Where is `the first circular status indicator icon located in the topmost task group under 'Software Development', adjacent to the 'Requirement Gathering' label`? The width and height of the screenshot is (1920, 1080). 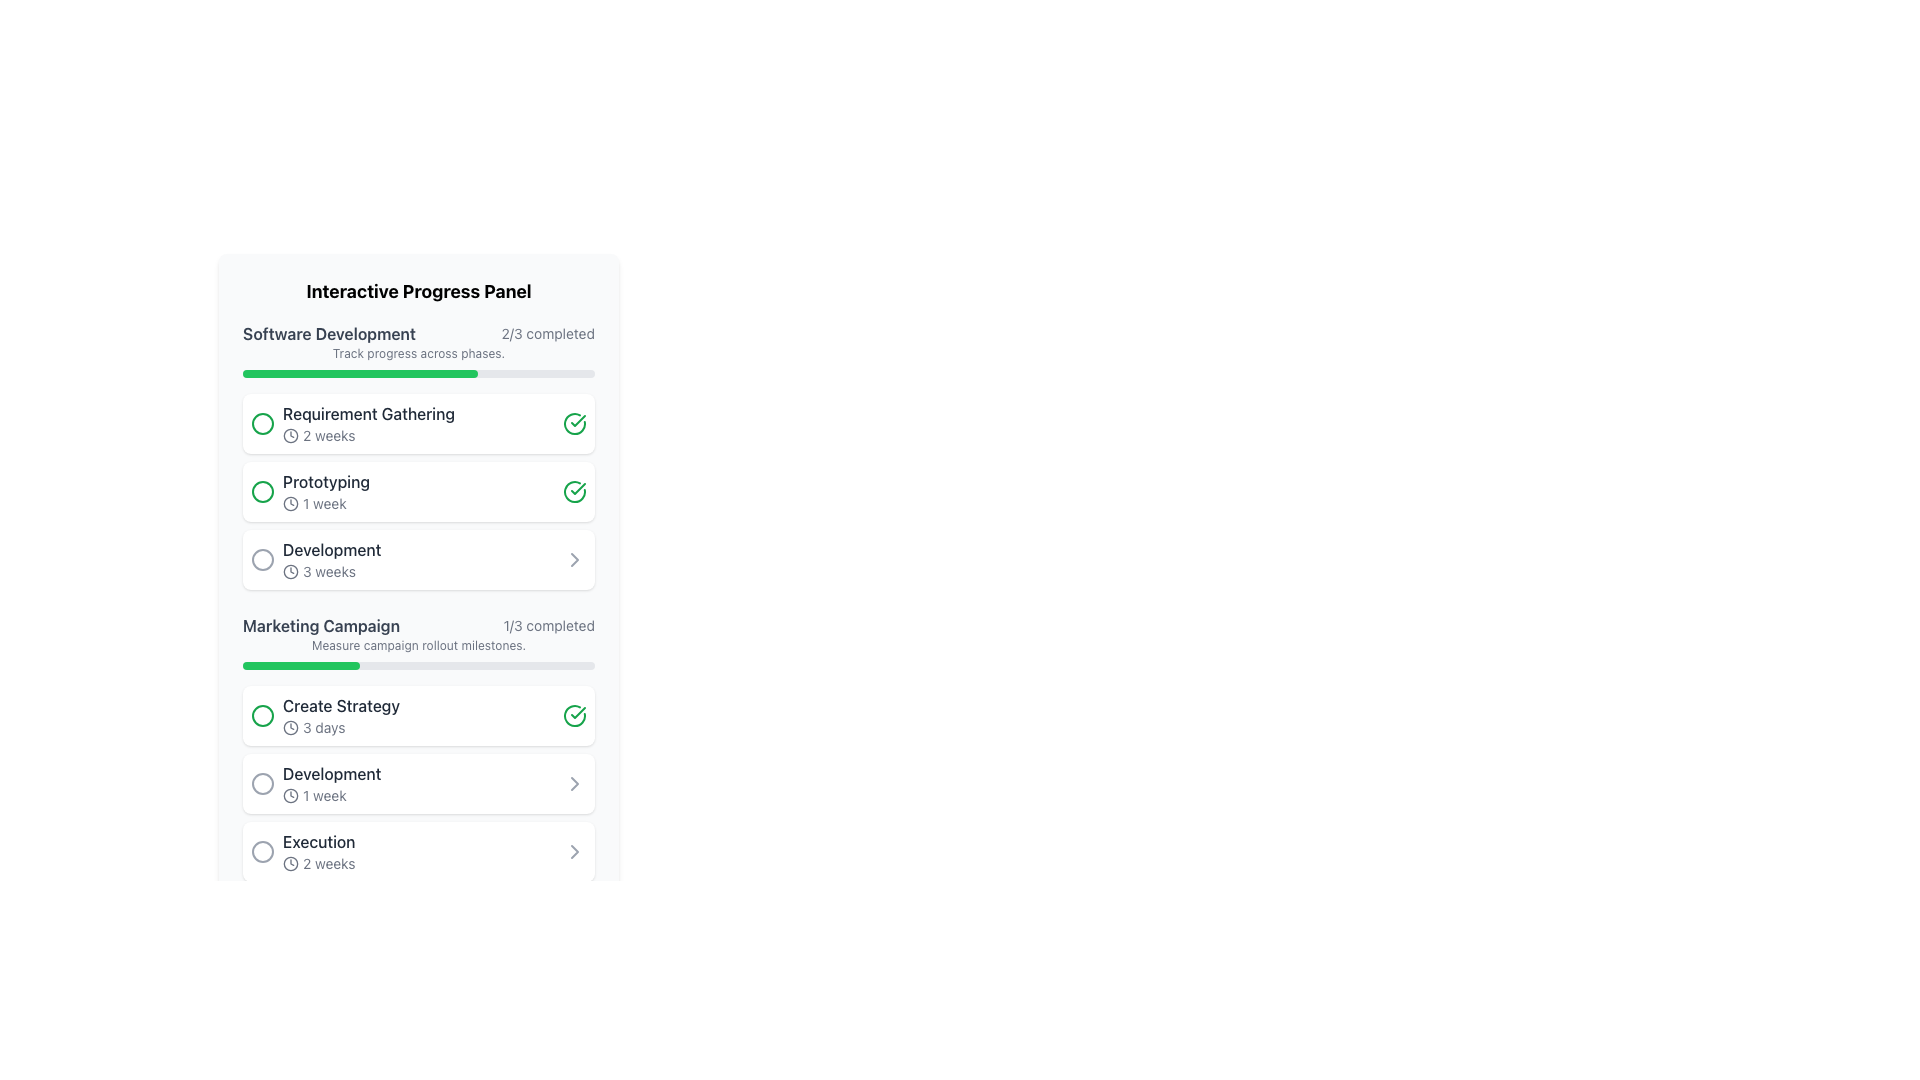 the first circular status indicator icon located in the topmost task group under 'Software Development', adjacent to the 'Requirement Gathering' label is located at coordinates (262, 423).